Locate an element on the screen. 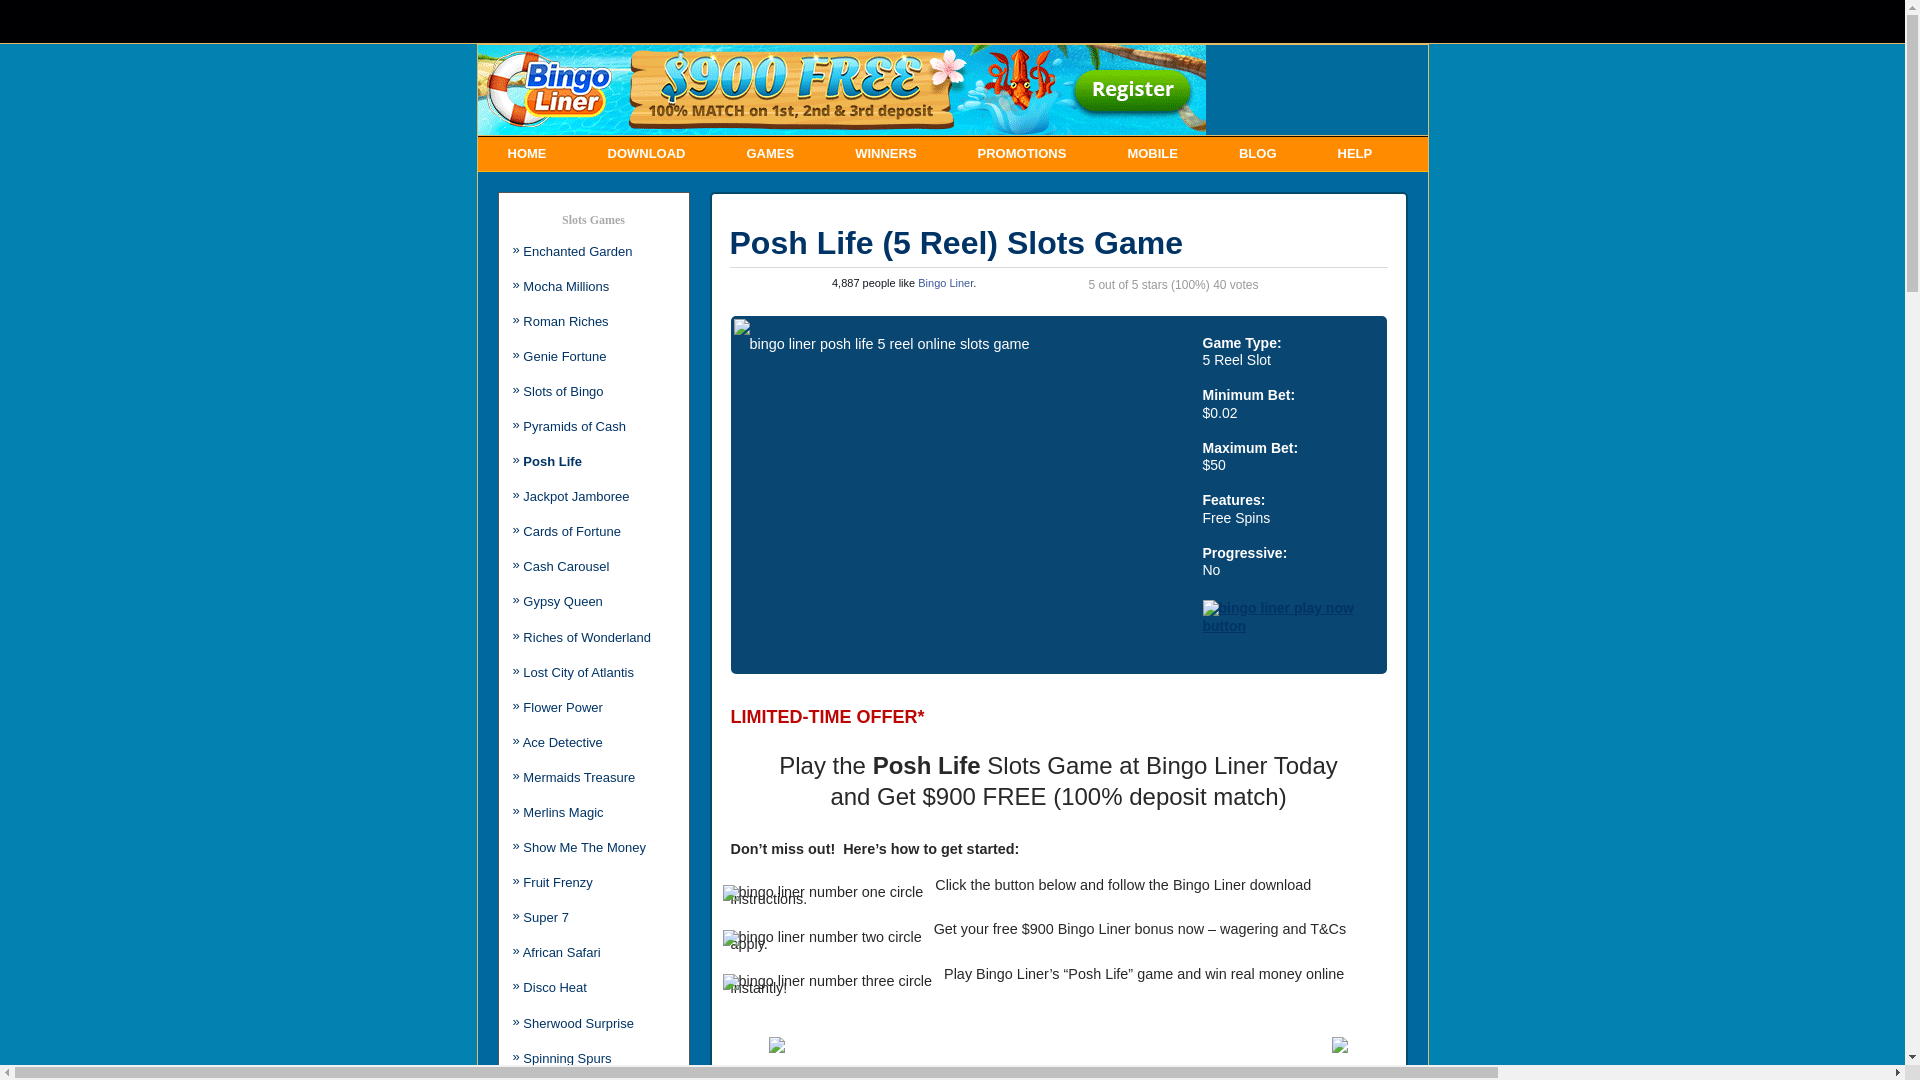 The height and width of the screenshot is (1080, 1920). 'Spinning Spurs' is located at coordinates (523, 1057).